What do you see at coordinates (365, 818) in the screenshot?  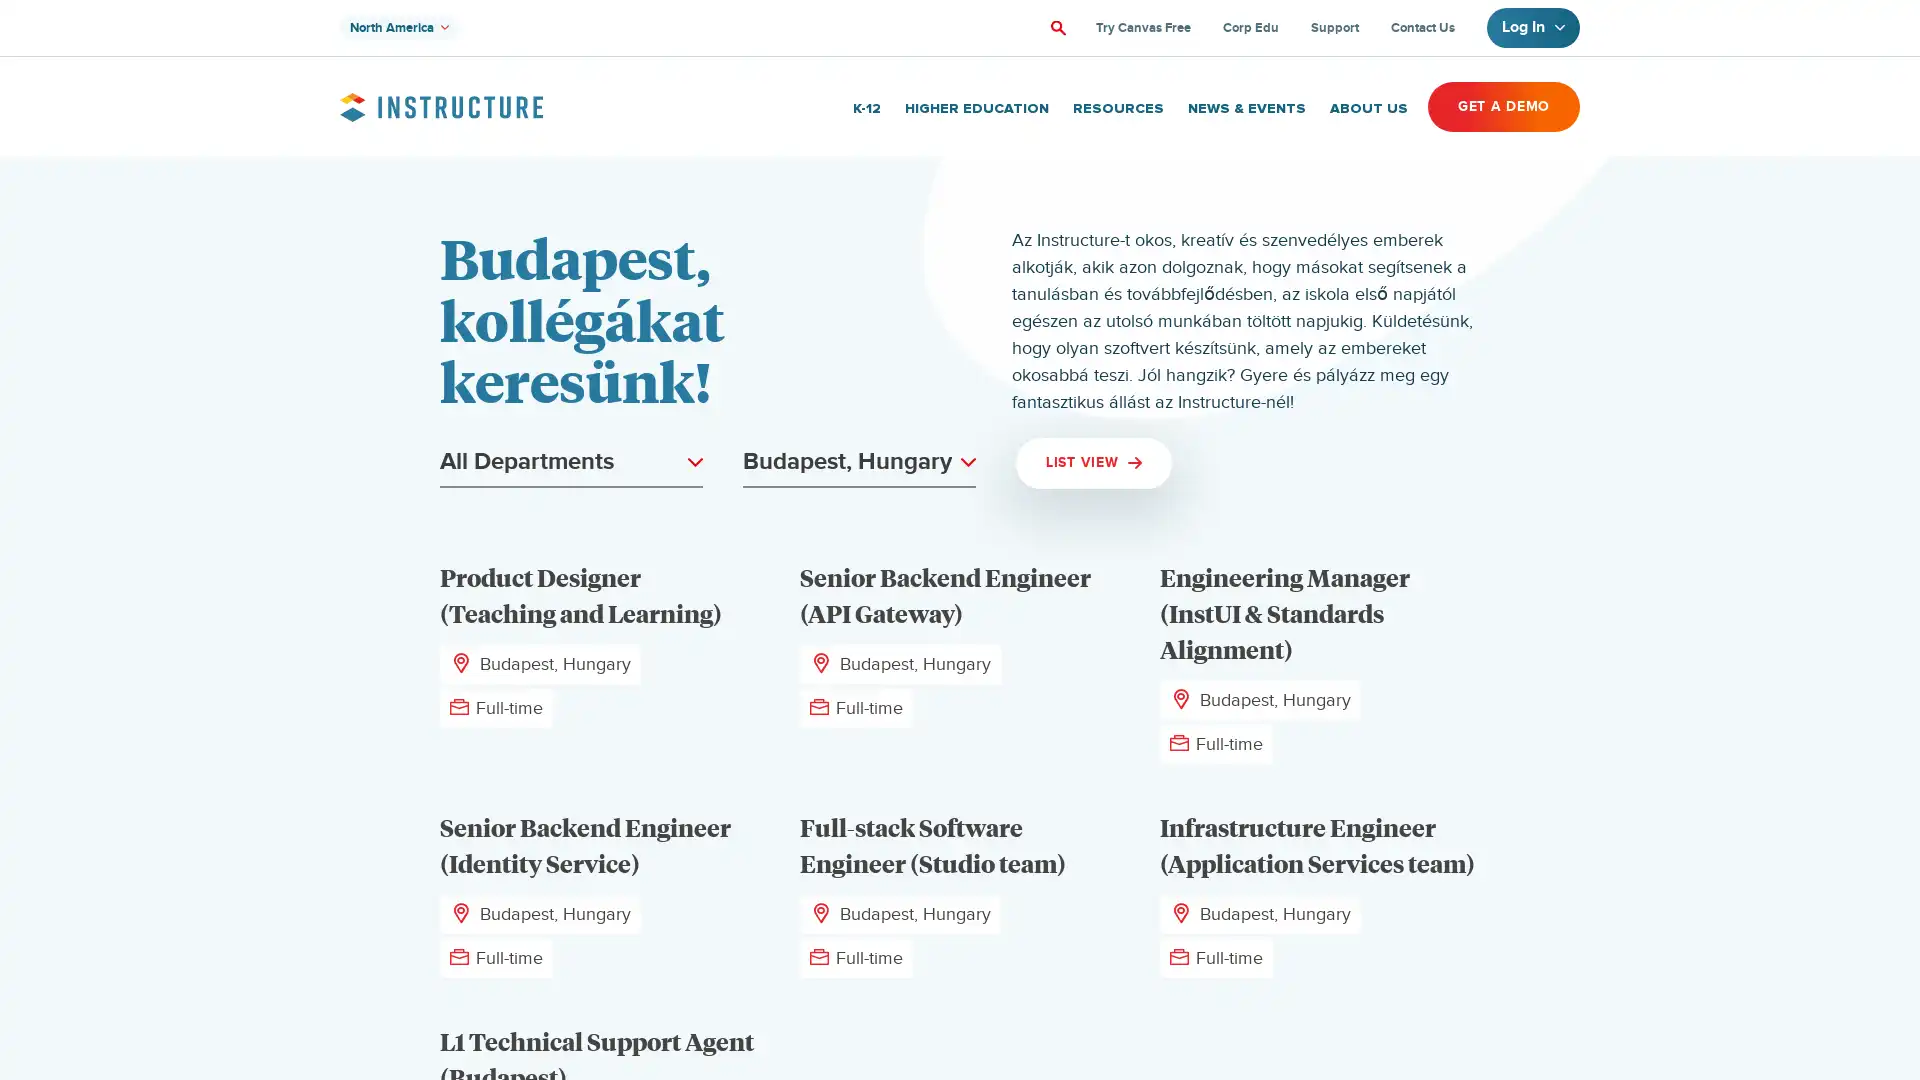 I see `Close` at bounding box center [365, 818].